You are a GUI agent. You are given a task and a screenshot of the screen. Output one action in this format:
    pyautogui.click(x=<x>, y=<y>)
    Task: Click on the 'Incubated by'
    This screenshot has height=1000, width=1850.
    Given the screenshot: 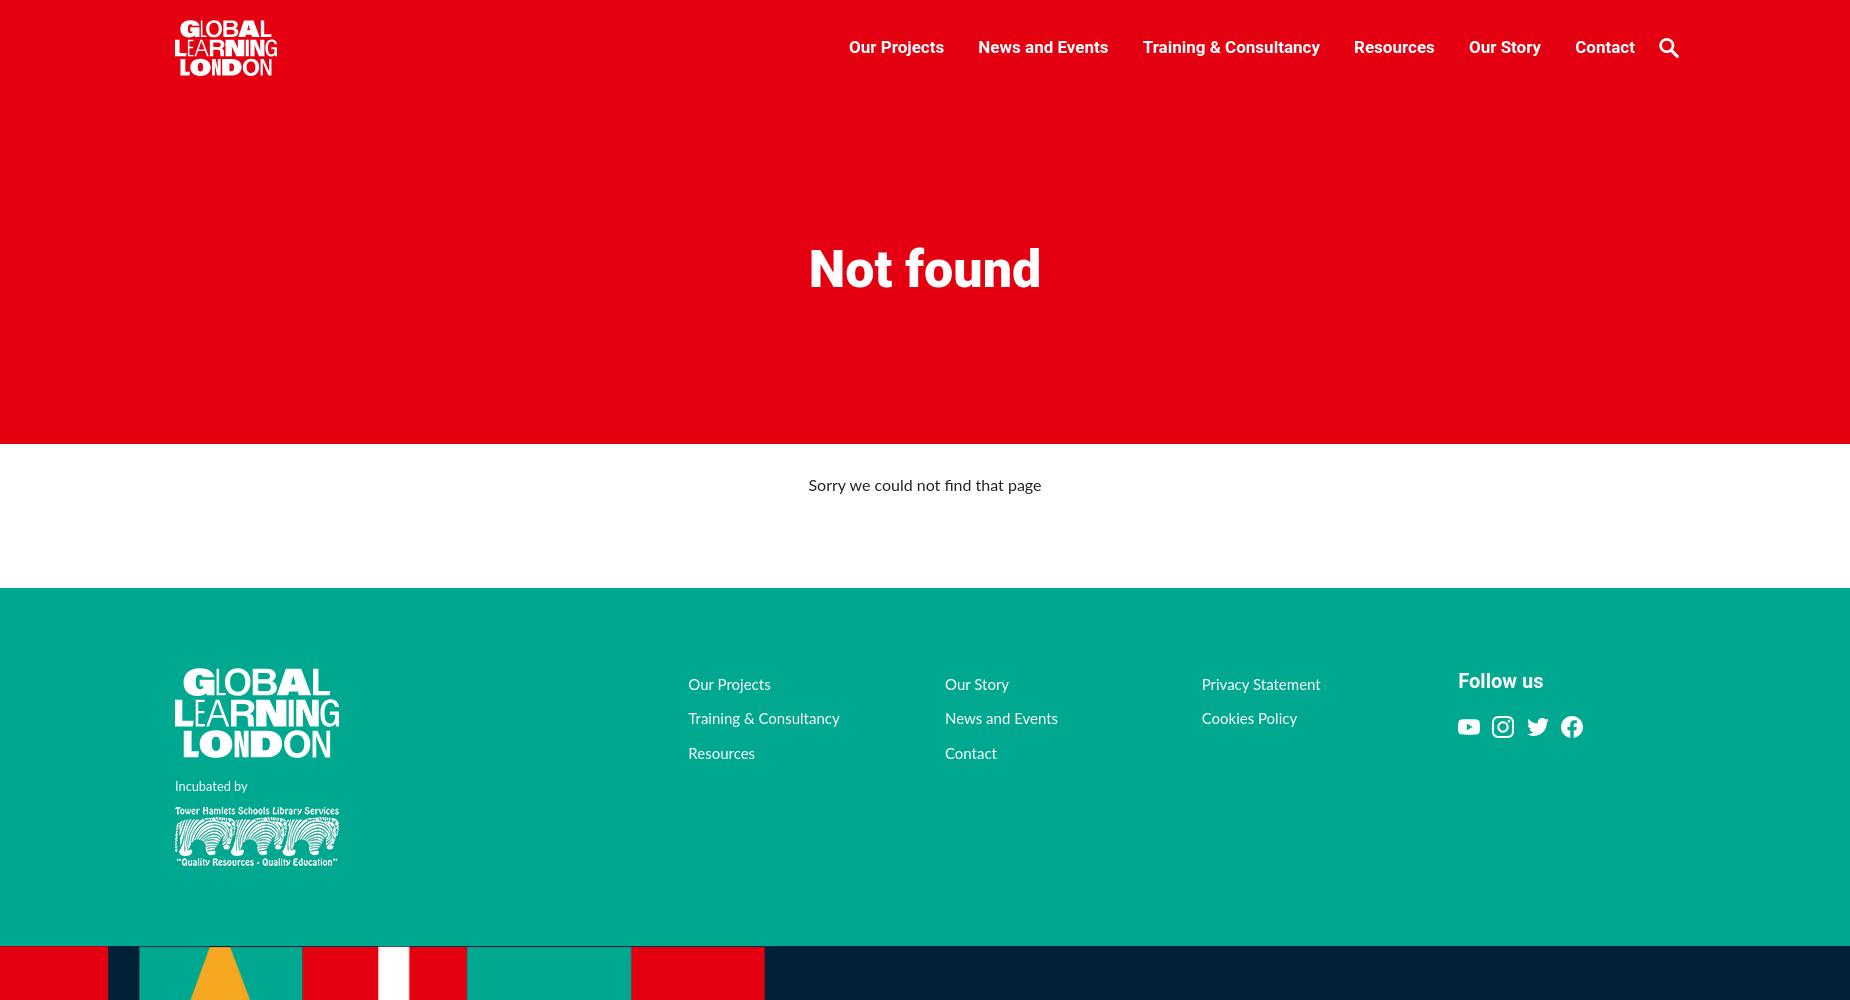 What is the action you would take?
    pyautogui.click(x=210, y=786)
    